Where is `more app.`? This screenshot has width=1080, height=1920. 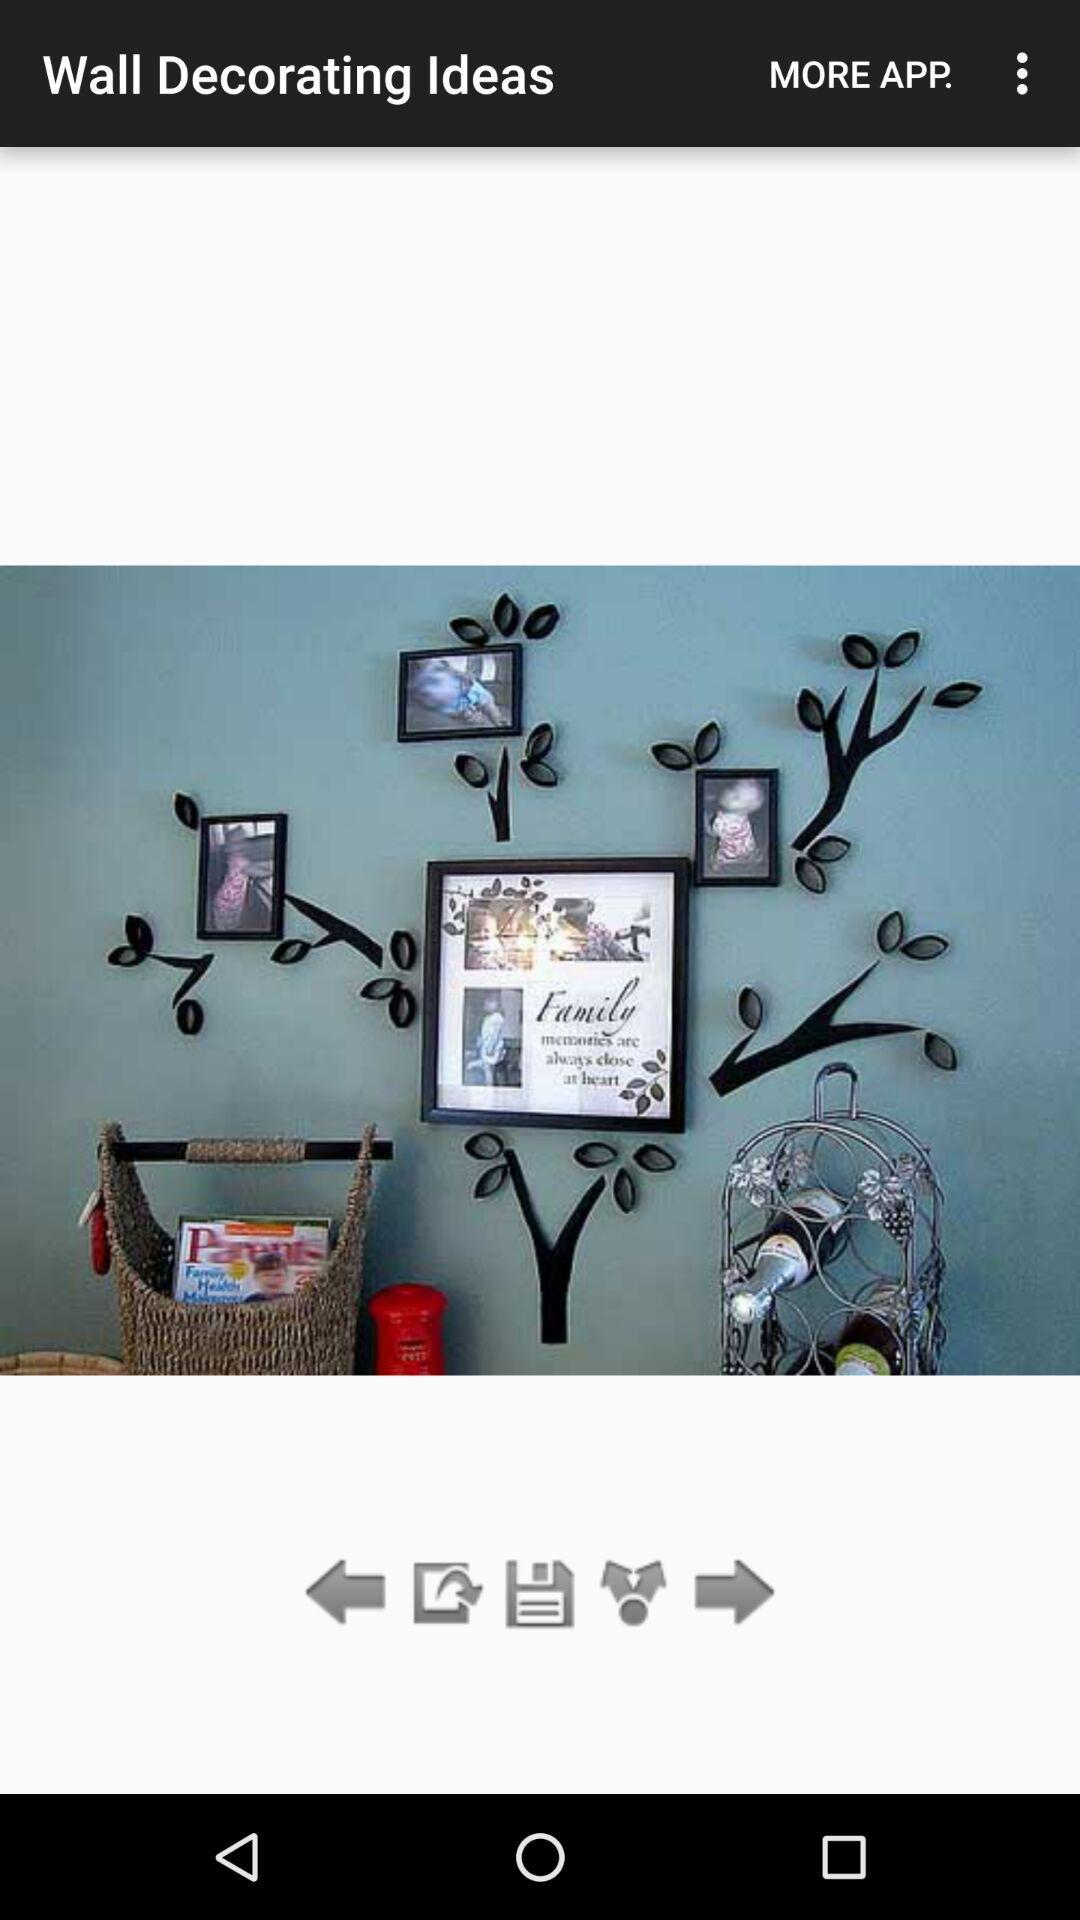 more app. is located at coordinates (860, 73).